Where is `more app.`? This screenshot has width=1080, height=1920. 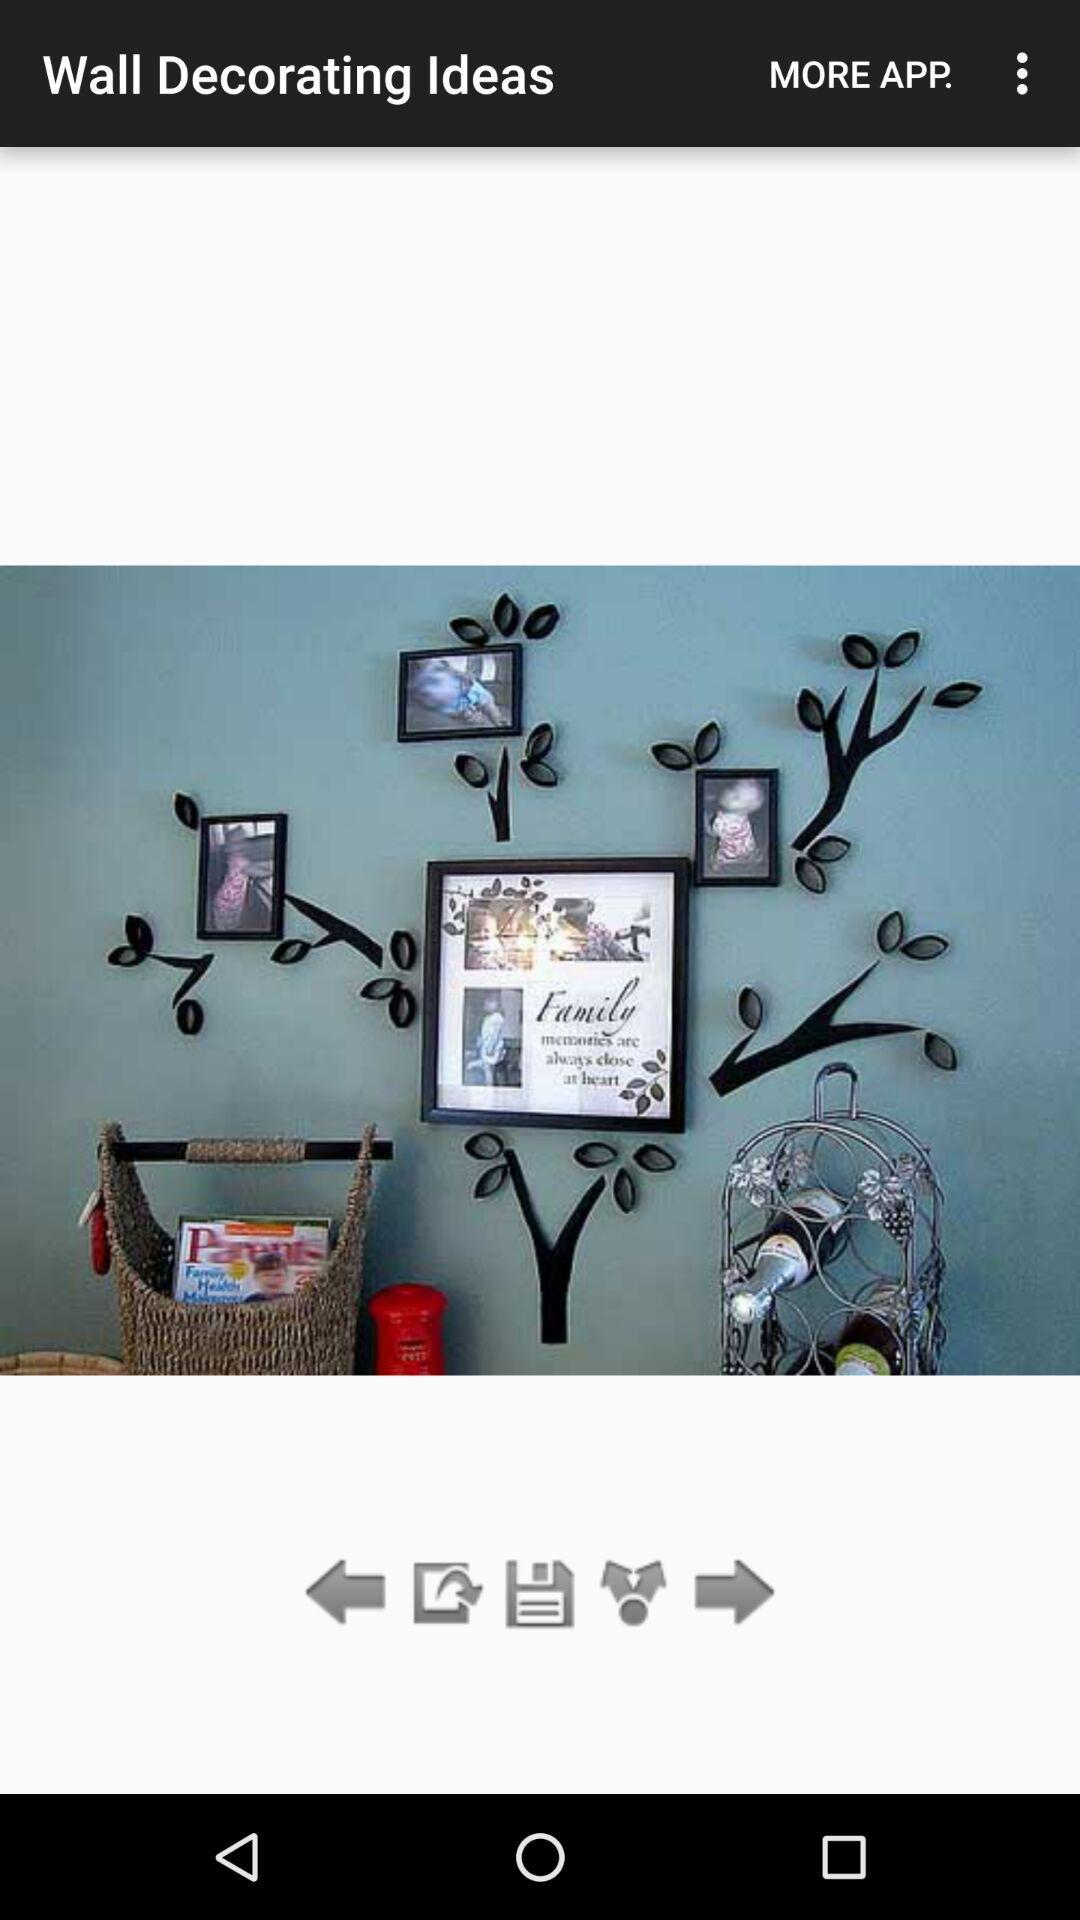 more app. is located at coordinates (860, 73).